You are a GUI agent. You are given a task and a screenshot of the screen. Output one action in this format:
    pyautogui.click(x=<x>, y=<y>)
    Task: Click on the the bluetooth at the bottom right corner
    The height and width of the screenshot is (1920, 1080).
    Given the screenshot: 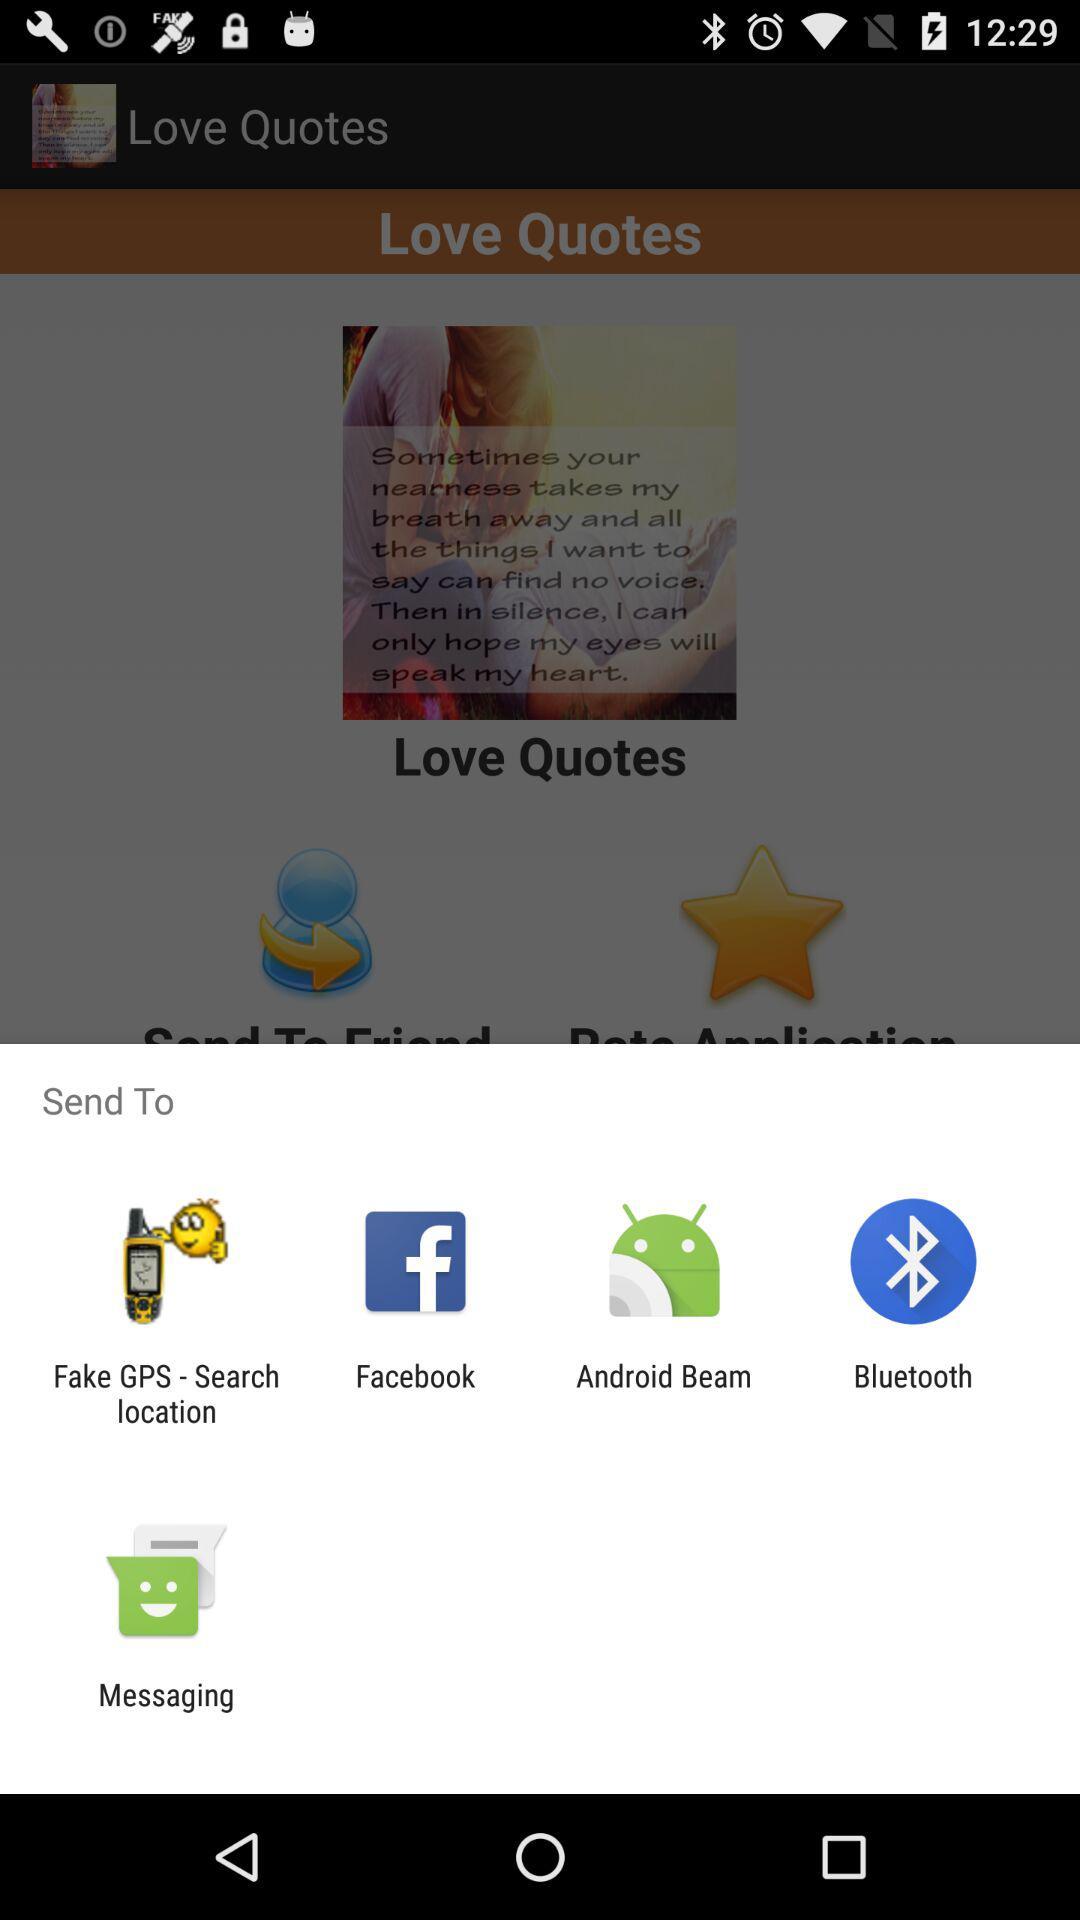 What is the action you would take?
    pyautogui.click(x=913, y=1392)
    